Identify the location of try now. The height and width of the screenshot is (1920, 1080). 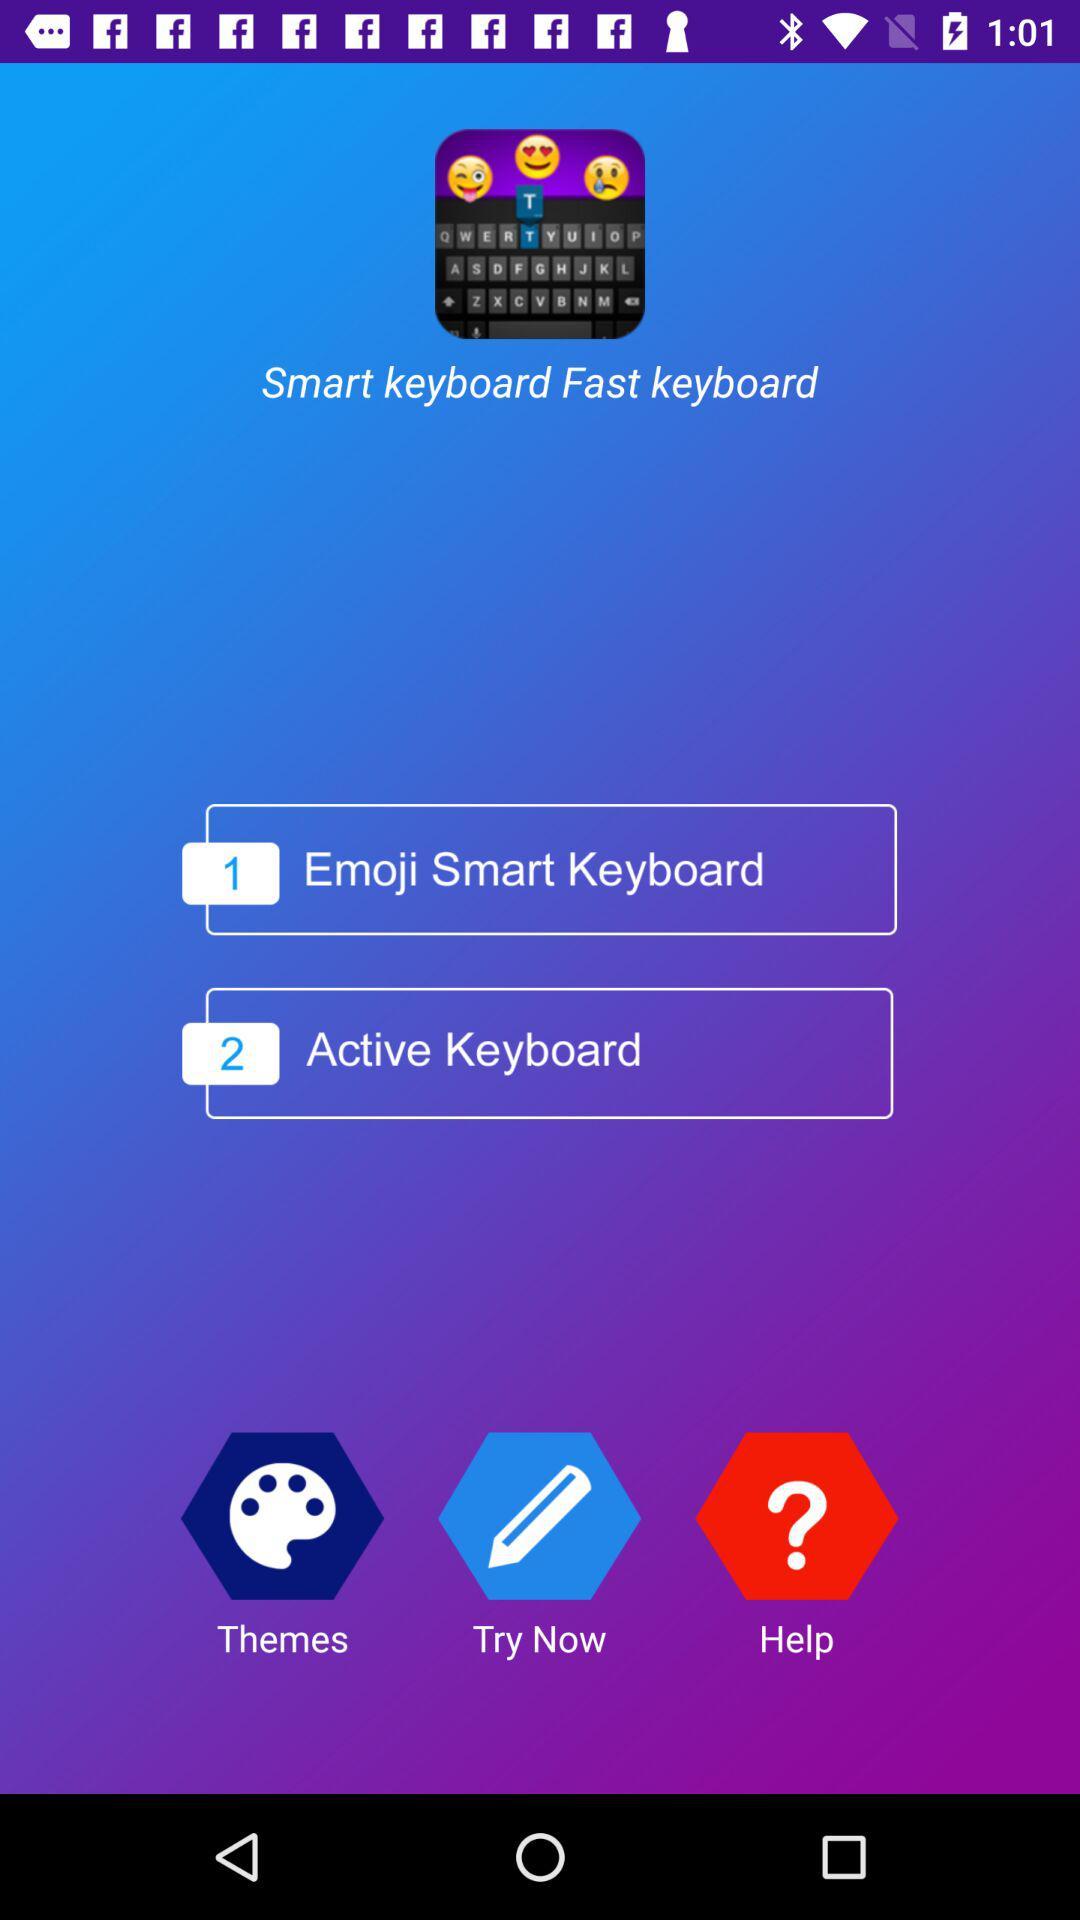
(538, 1516).